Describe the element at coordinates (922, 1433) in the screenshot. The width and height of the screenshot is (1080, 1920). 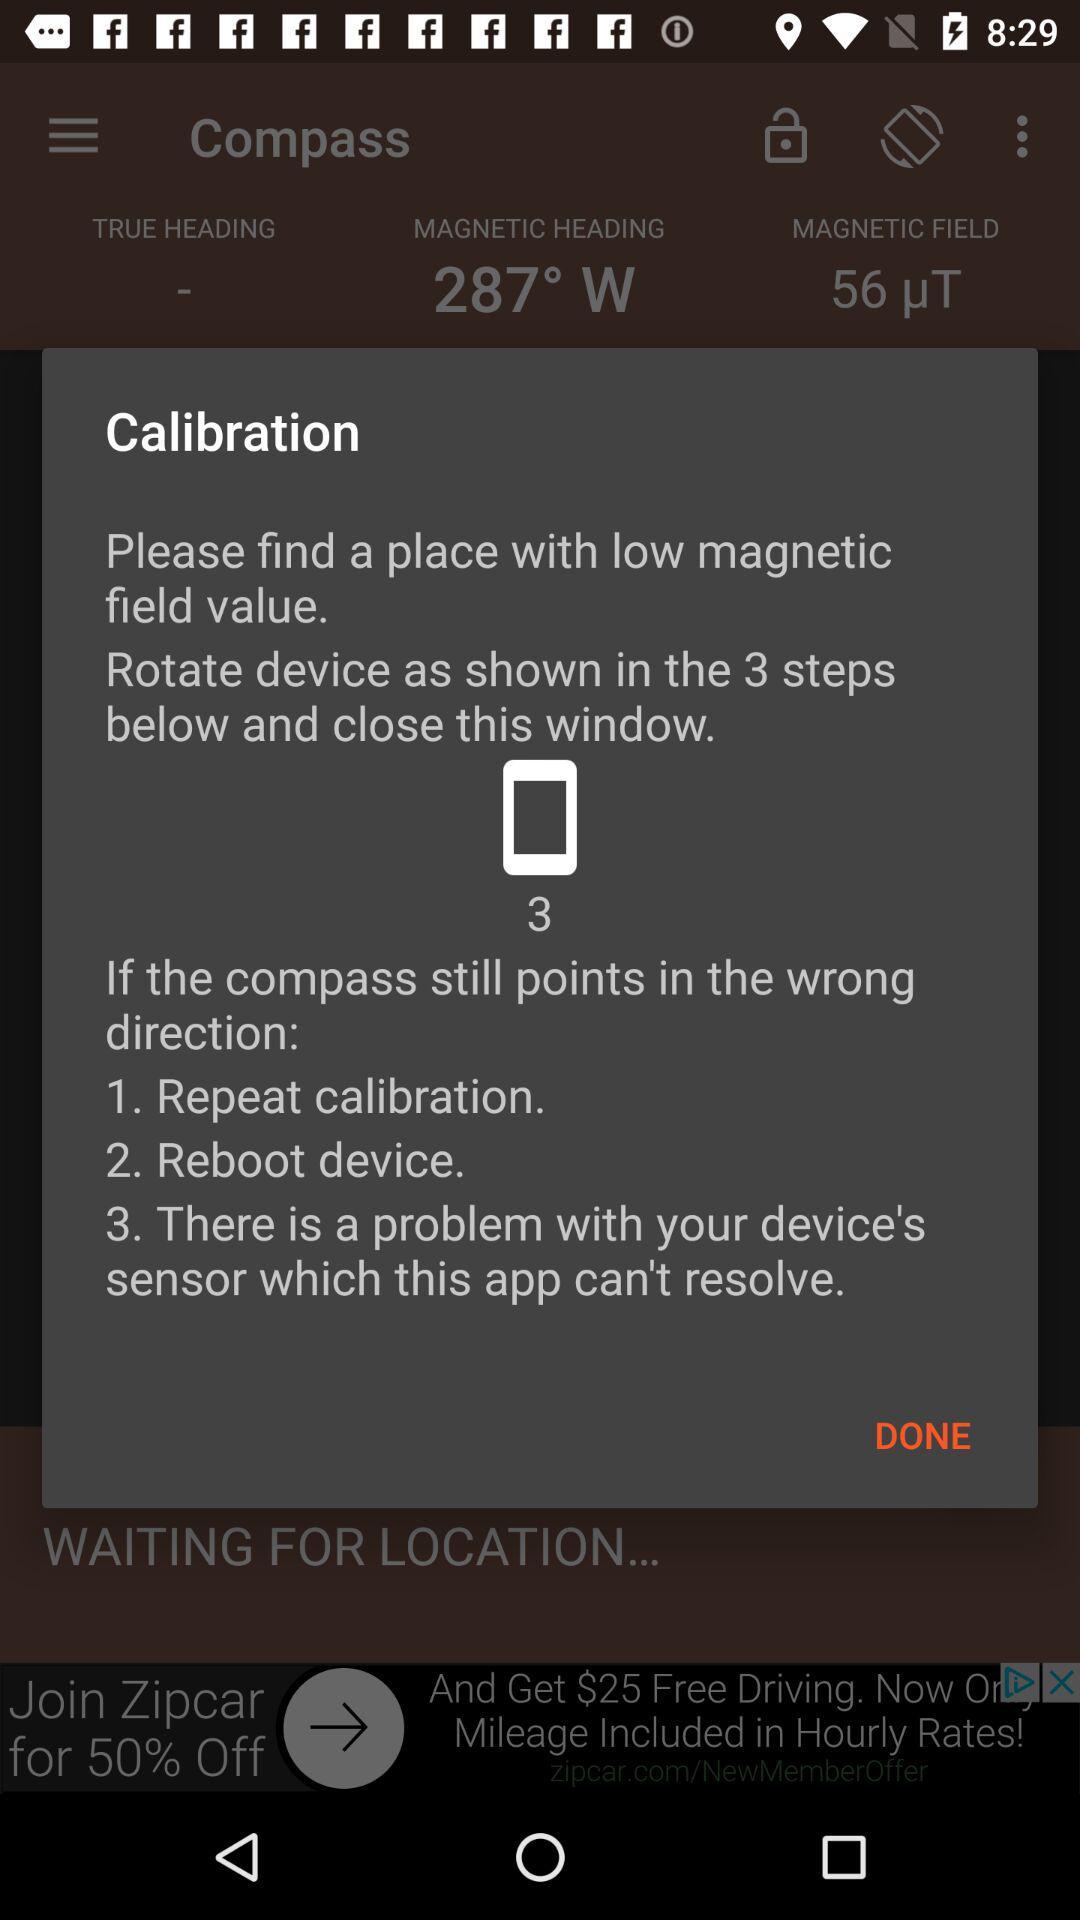
I see `icon below 3 there is item` at that location.